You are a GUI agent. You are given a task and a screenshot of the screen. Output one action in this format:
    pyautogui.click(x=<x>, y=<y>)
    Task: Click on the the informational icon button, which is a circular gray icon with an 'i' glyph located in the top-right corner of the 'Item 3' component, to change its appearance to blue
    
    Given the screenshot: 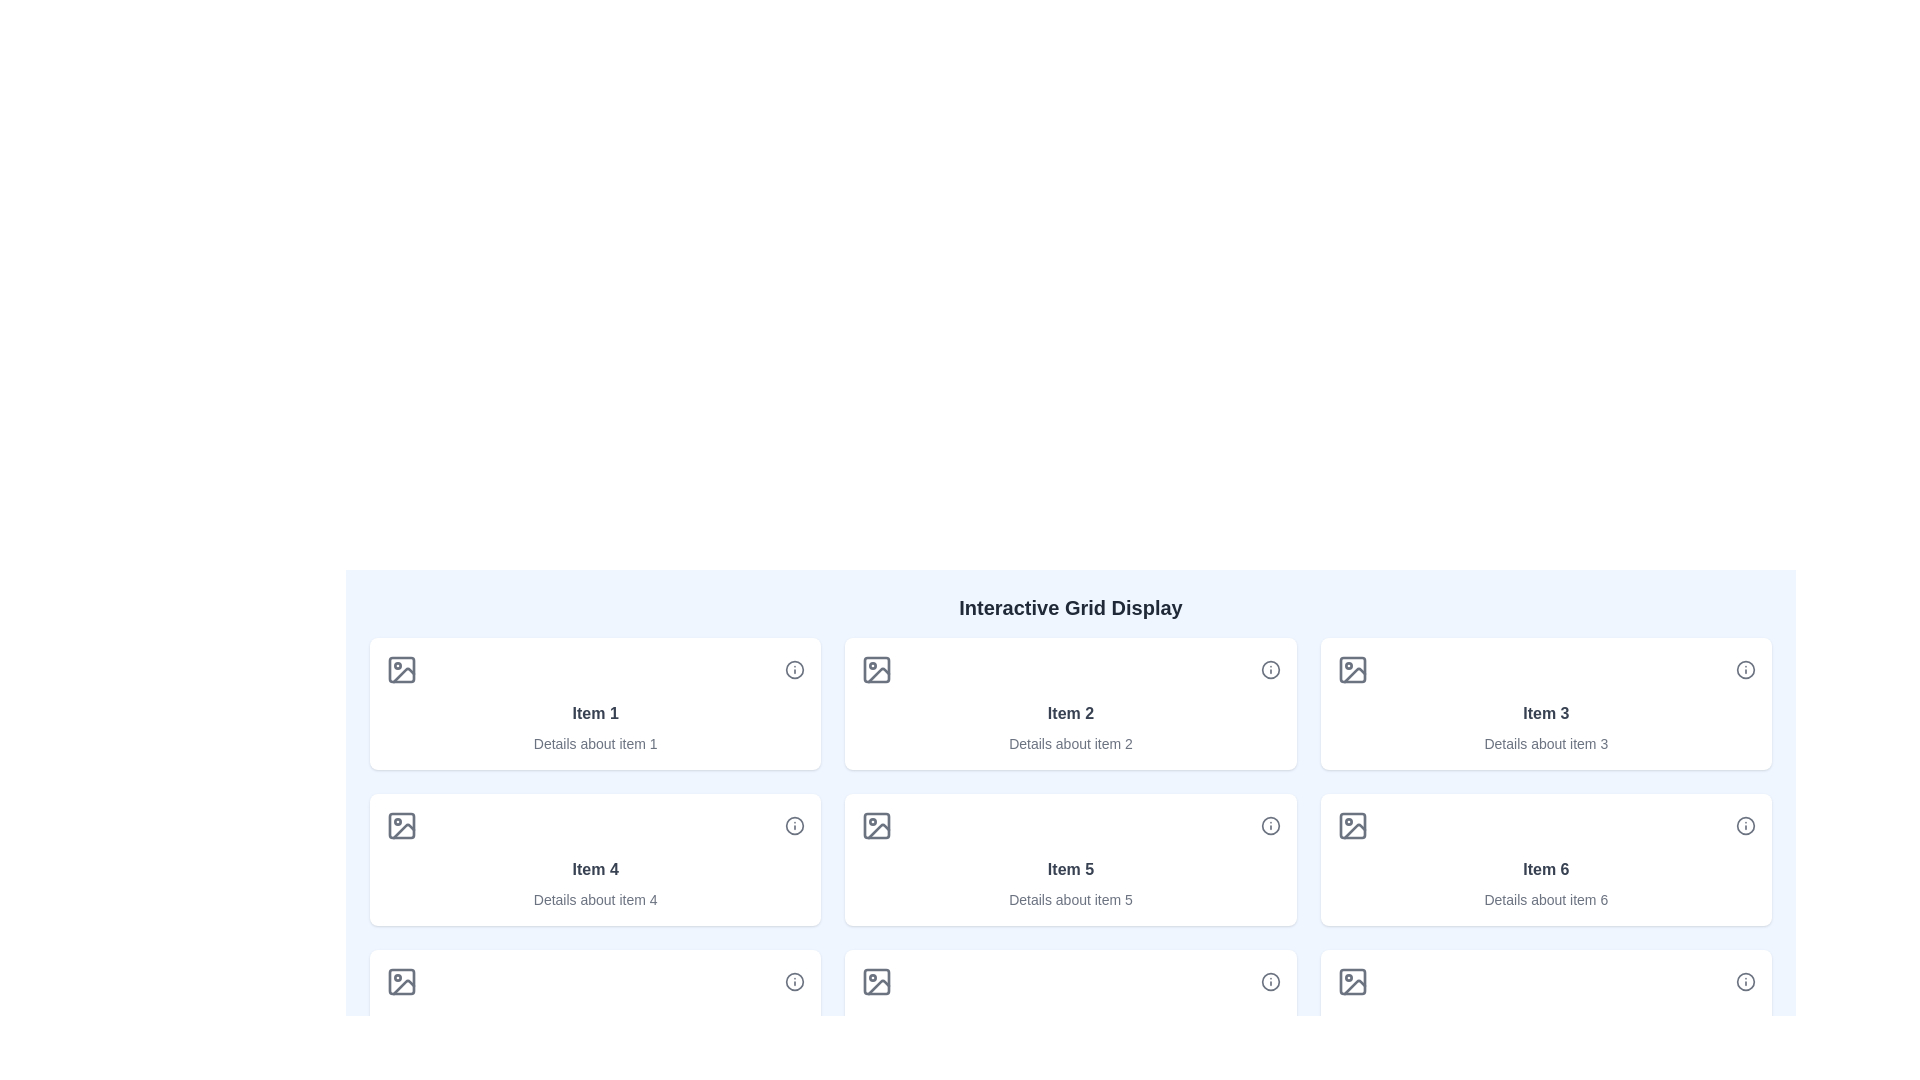 What is the action you would take?
    pyautogui.click(x=1745, y=670)
    